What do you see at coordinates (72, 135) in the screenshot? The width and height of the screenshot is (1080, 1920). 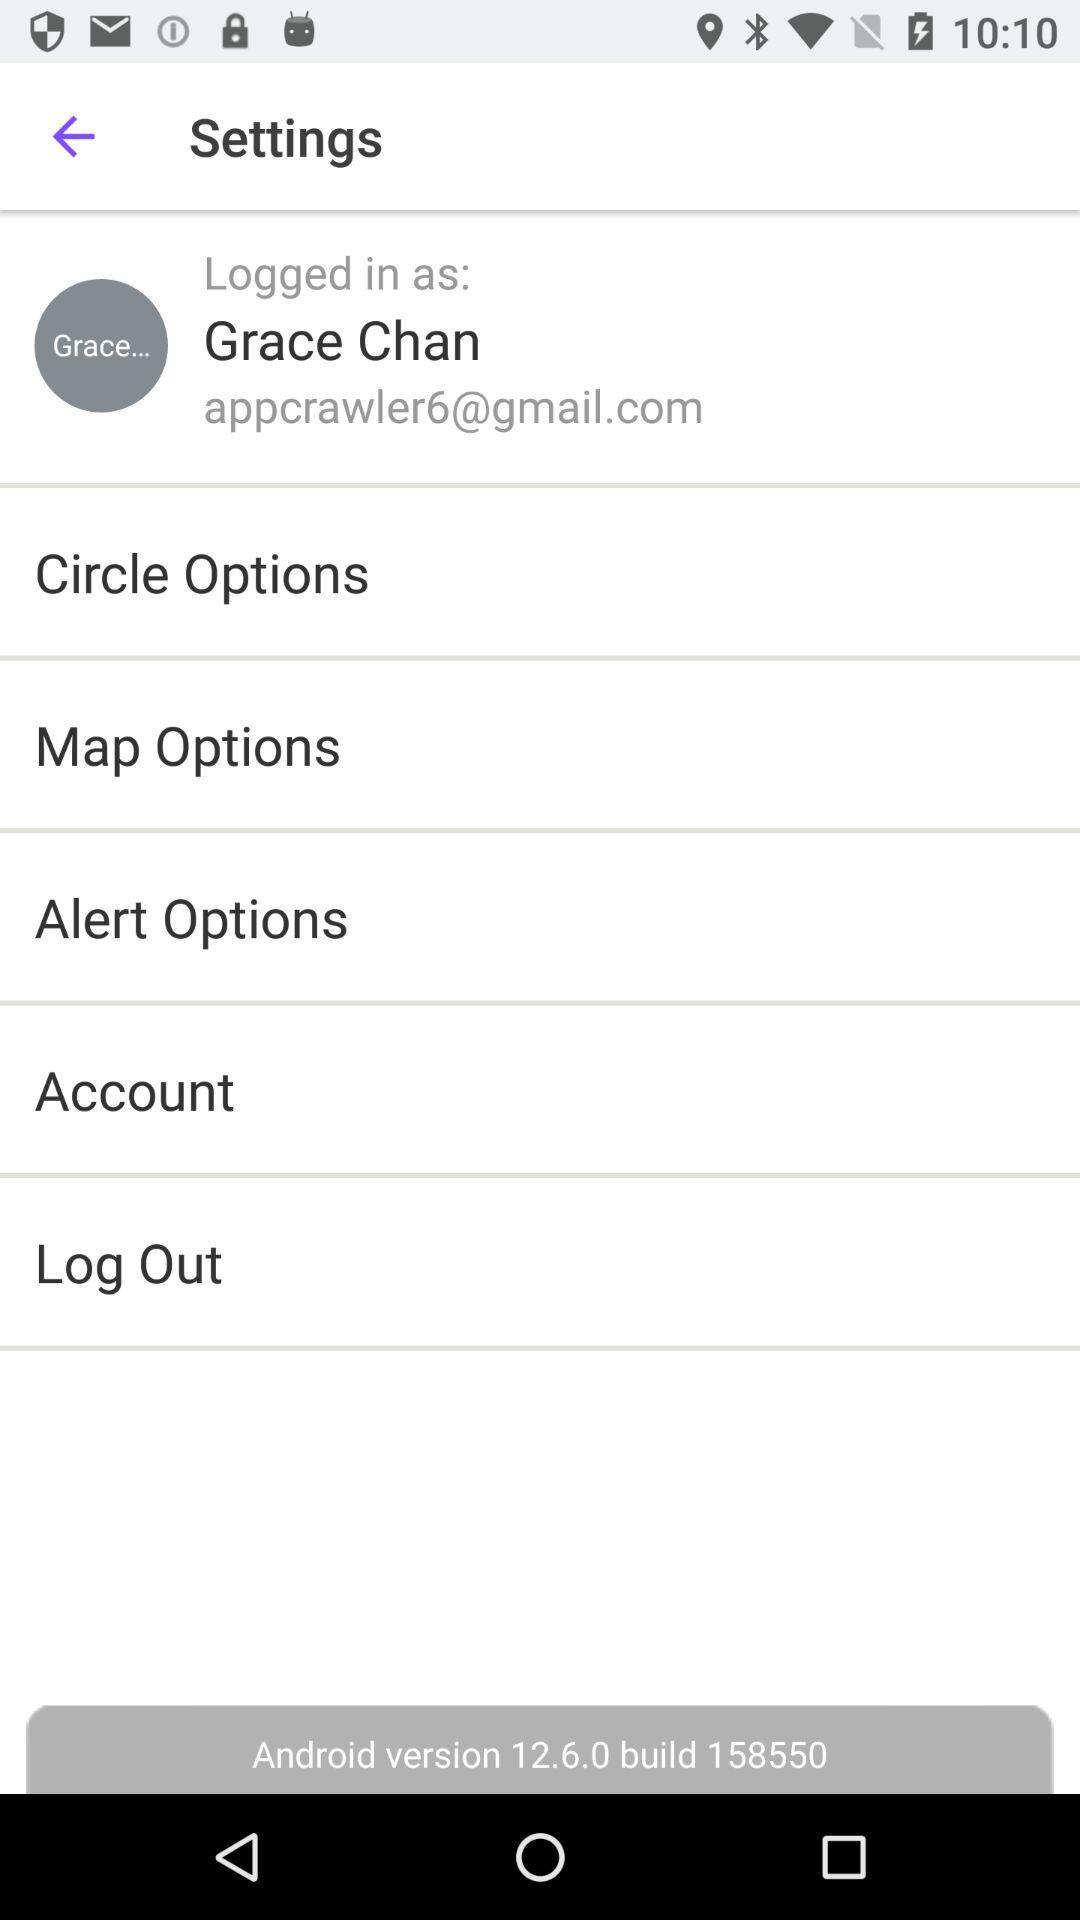 I see `the icon next to the settings item` at bounding box center [72, 135].